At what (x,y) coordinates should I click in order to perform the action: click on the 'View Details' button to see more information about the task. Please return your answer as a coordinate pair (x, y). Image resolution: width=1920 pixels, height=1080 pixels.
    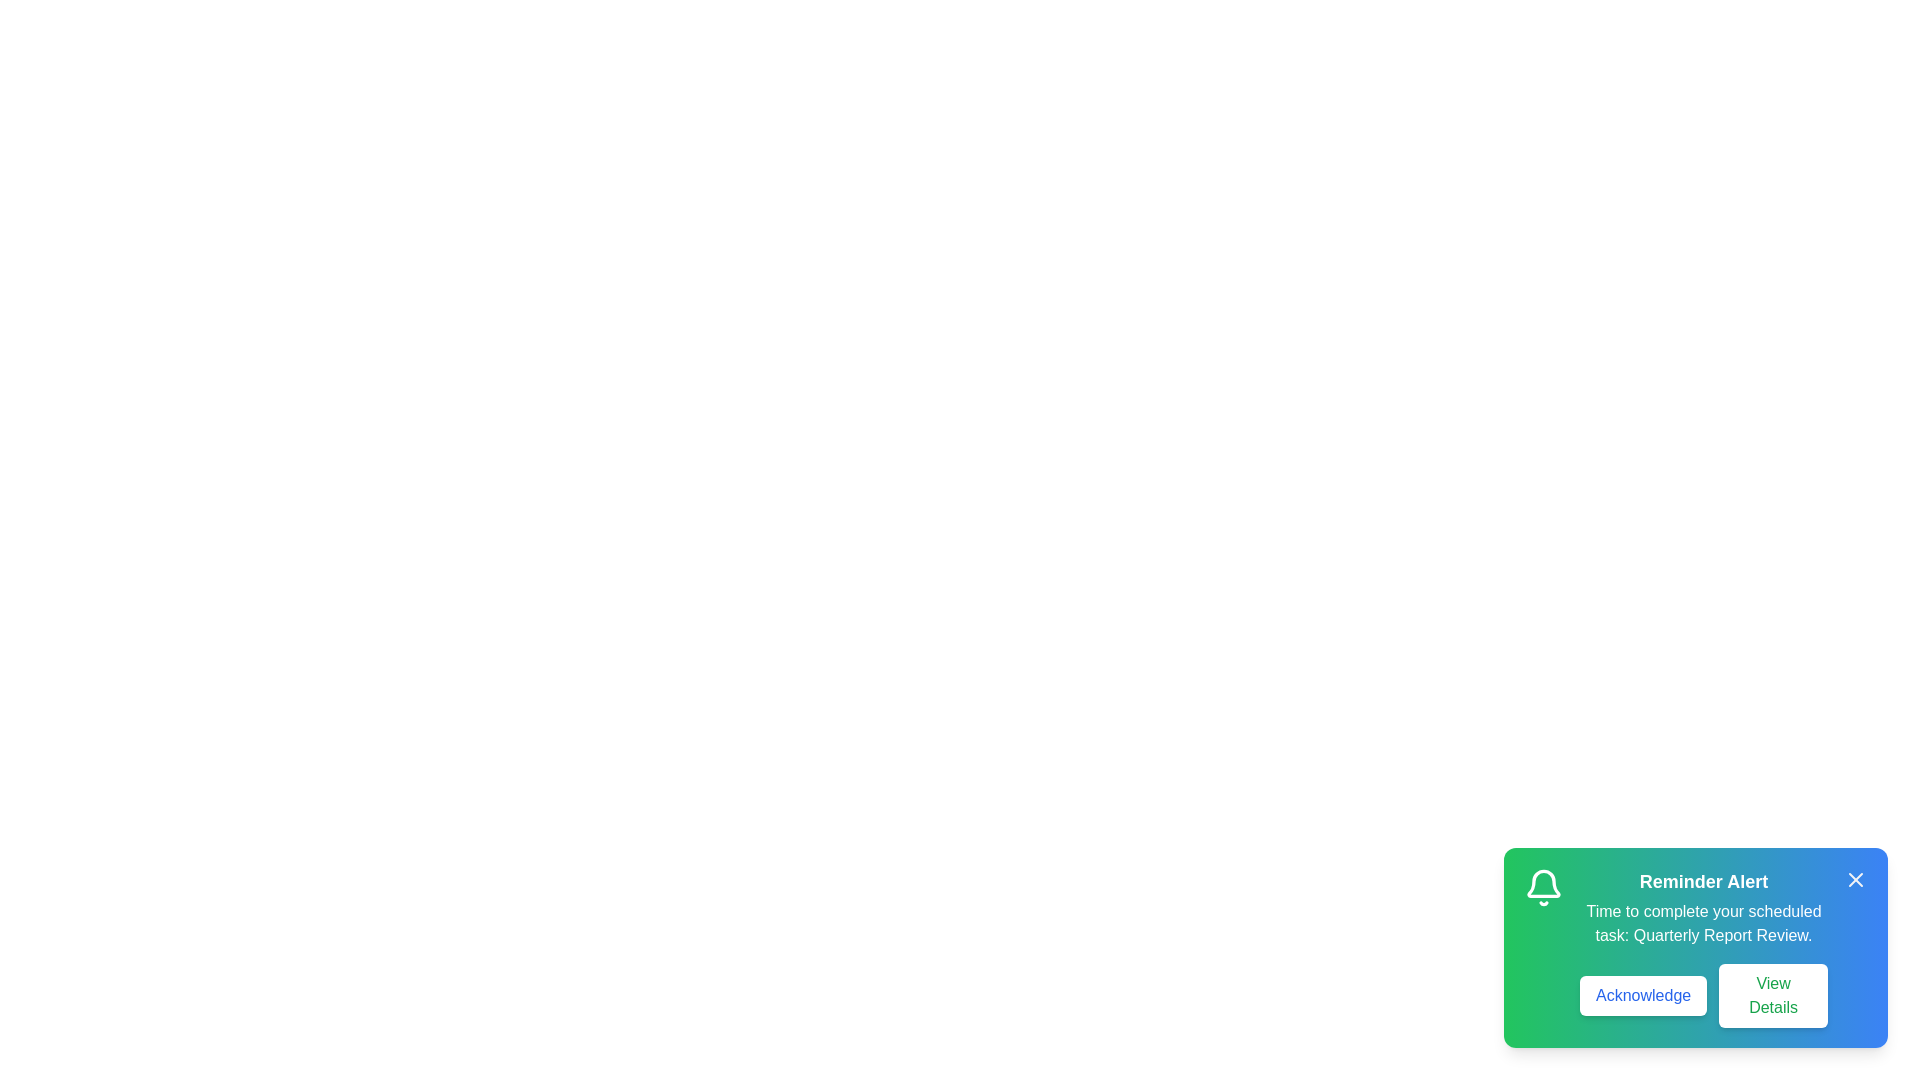
    Looking at the image, I should click on (1773, 995).